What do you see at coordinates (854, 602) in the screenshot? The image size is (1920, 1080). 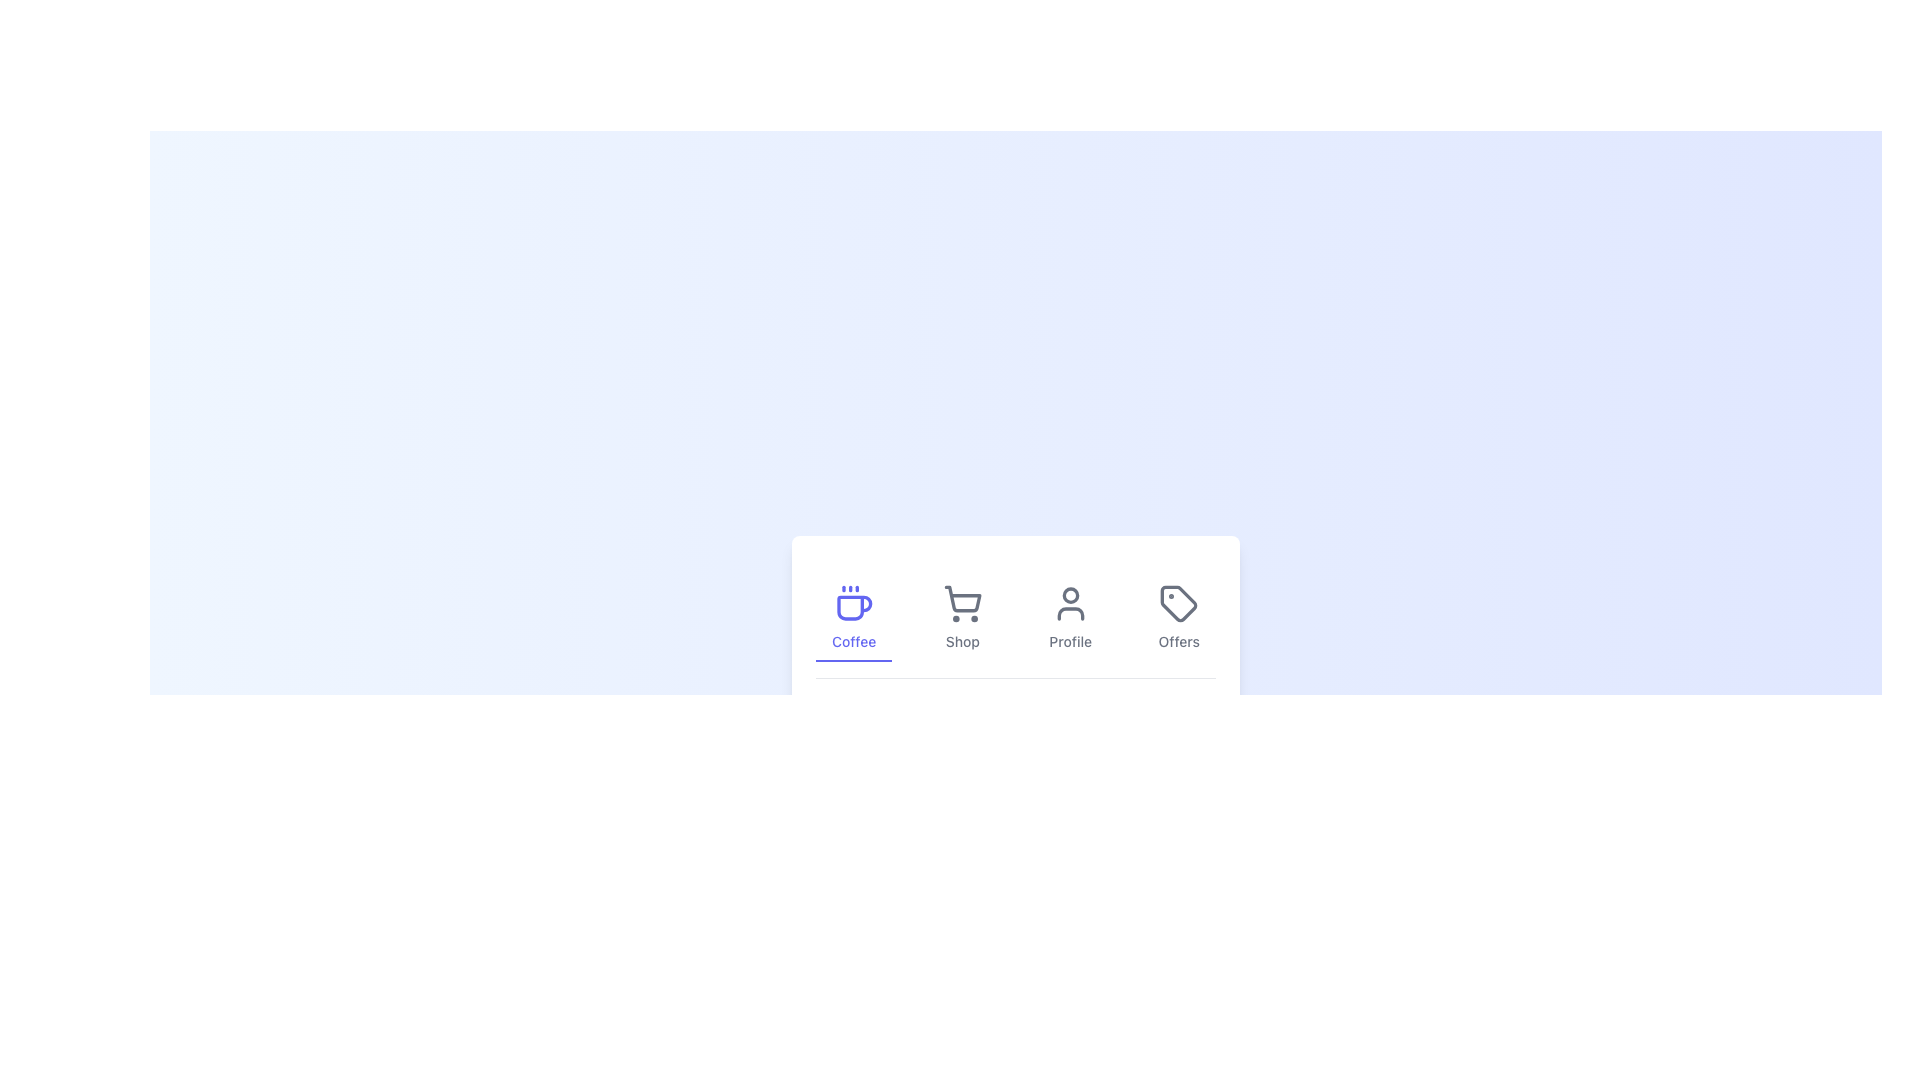 I see `the coffee category icon located in the bottom navigation bar` at bounding box center [854, 602].